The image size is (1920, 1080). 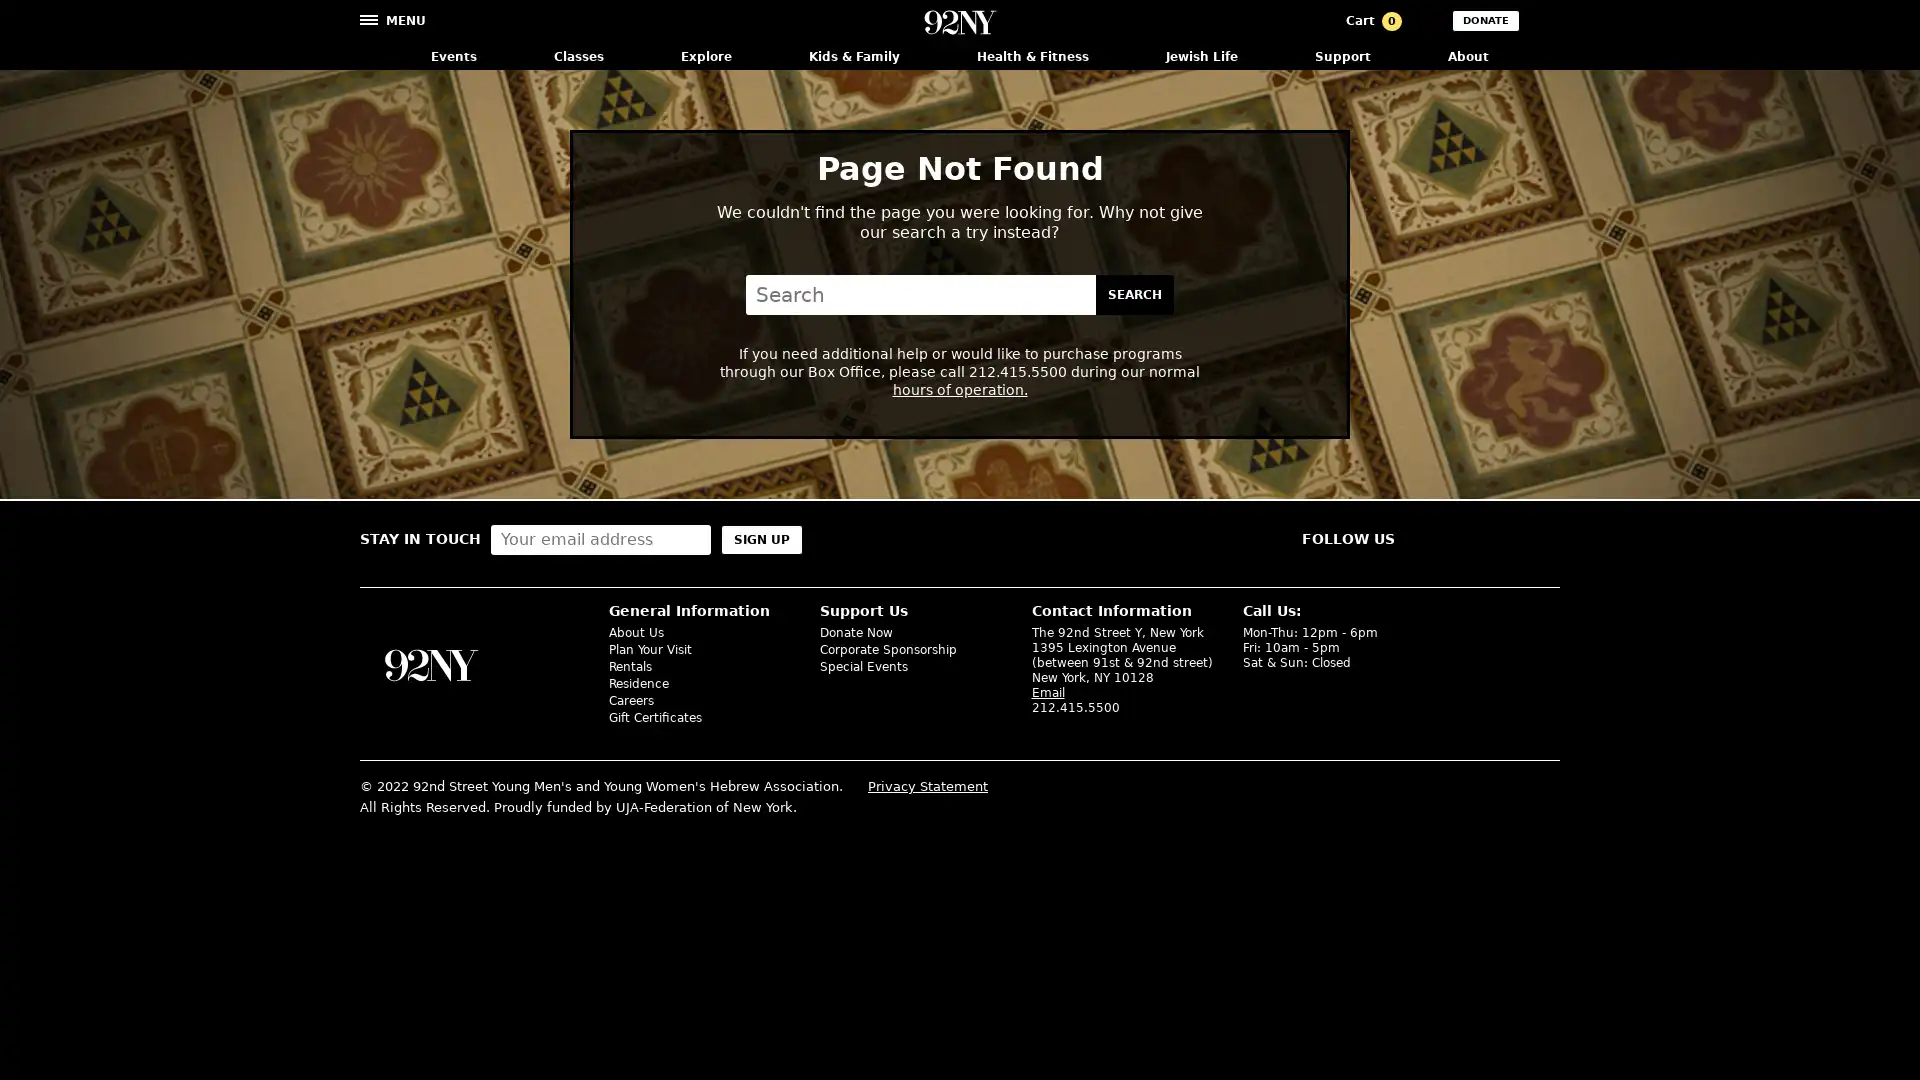 I want to click on Search, so click(x=1134, y=293).